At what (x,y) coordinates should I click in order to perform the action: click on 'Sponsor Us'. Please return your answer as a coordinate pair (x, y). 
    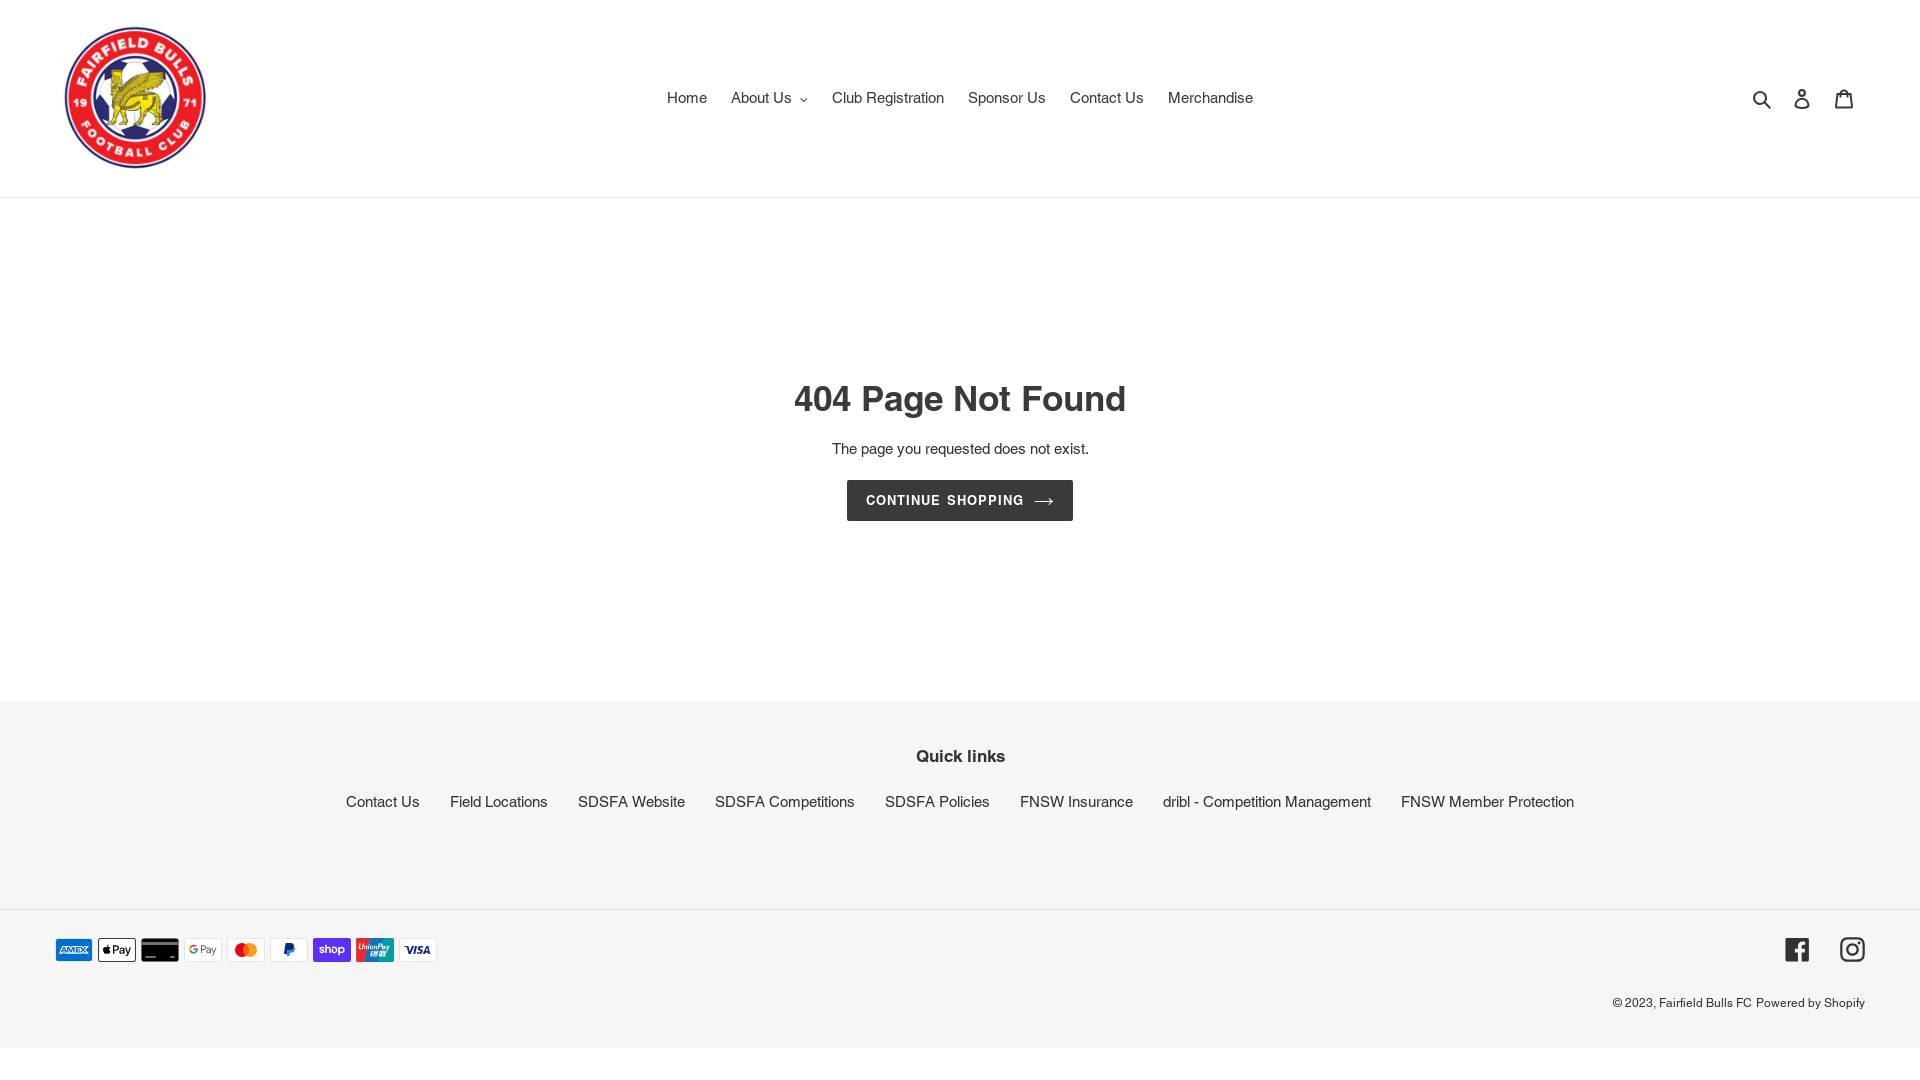
    Looking at the image, I should click on (957, 98).